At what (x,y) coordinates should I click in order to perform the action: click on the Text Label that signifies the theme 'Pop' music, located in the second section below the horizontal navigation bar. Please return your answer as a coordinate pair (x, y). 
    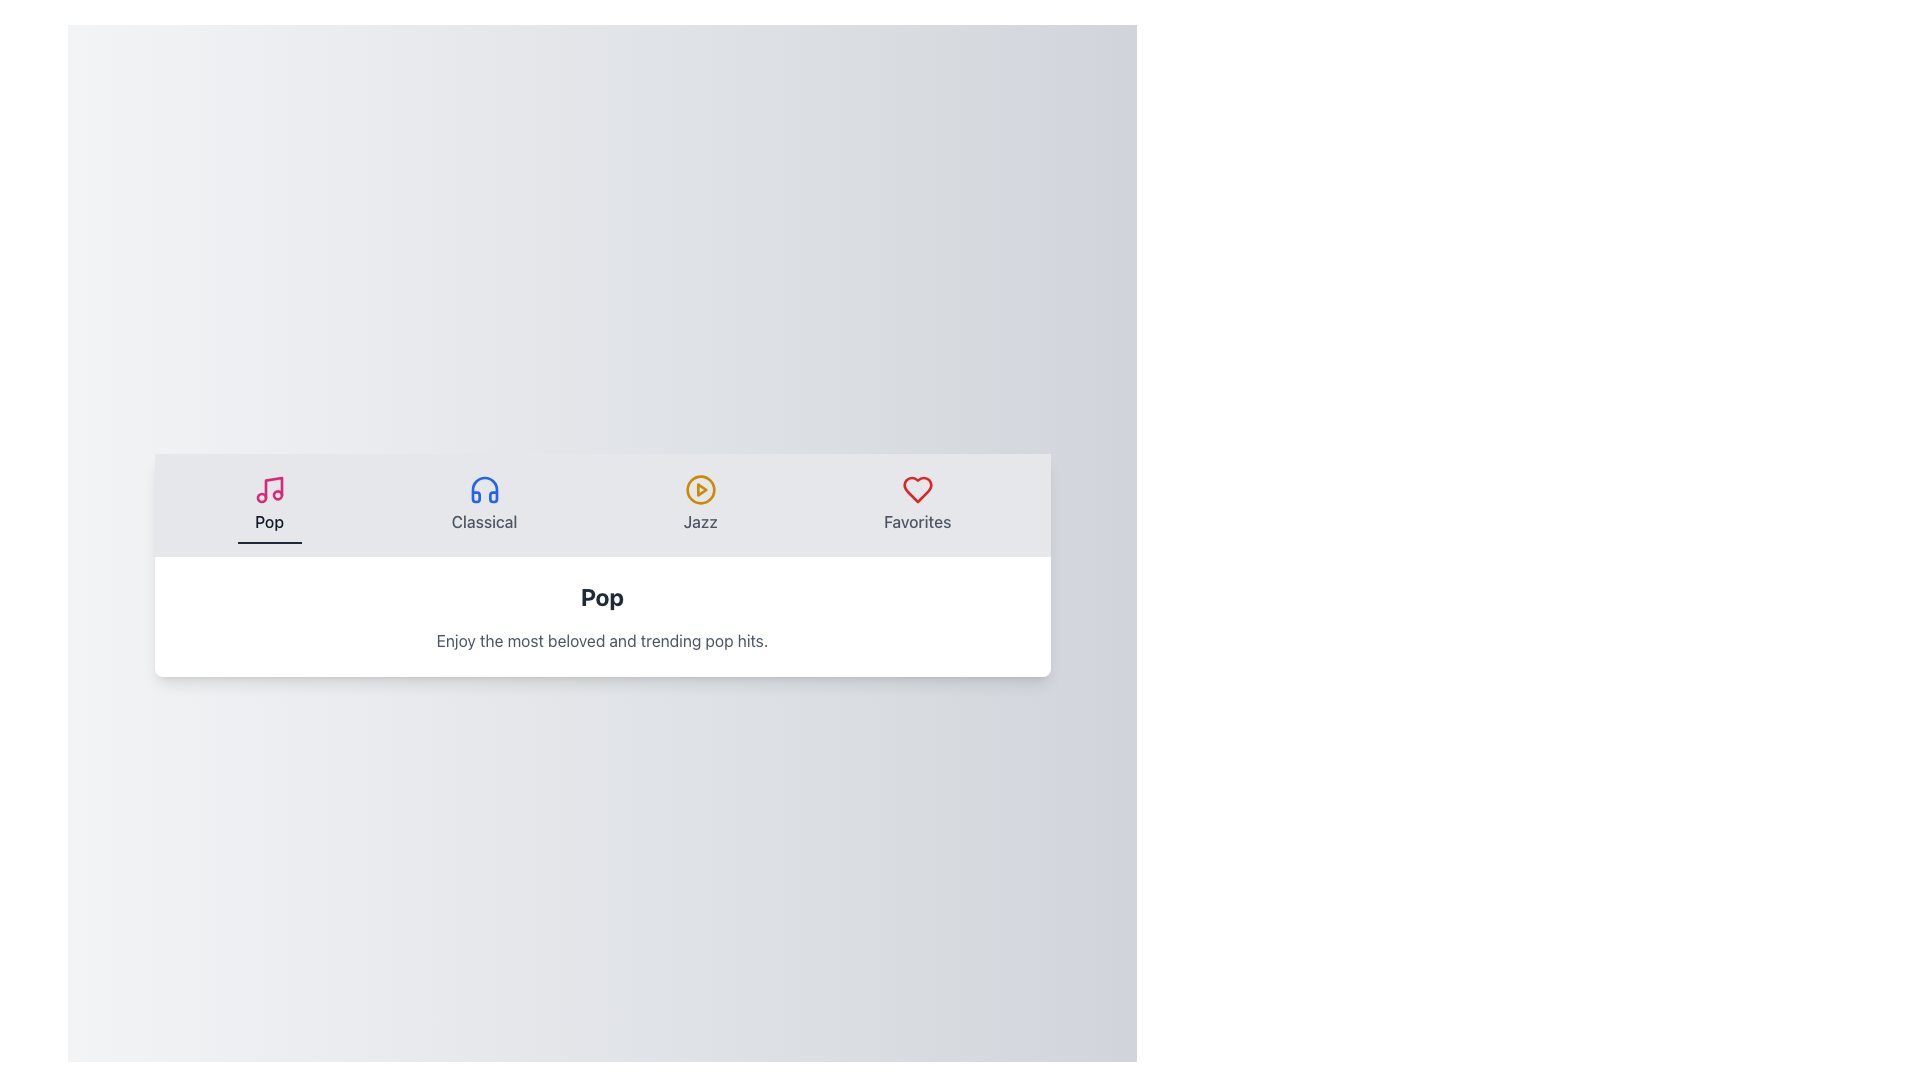
    Looking at the image, I should click on (601, 595).